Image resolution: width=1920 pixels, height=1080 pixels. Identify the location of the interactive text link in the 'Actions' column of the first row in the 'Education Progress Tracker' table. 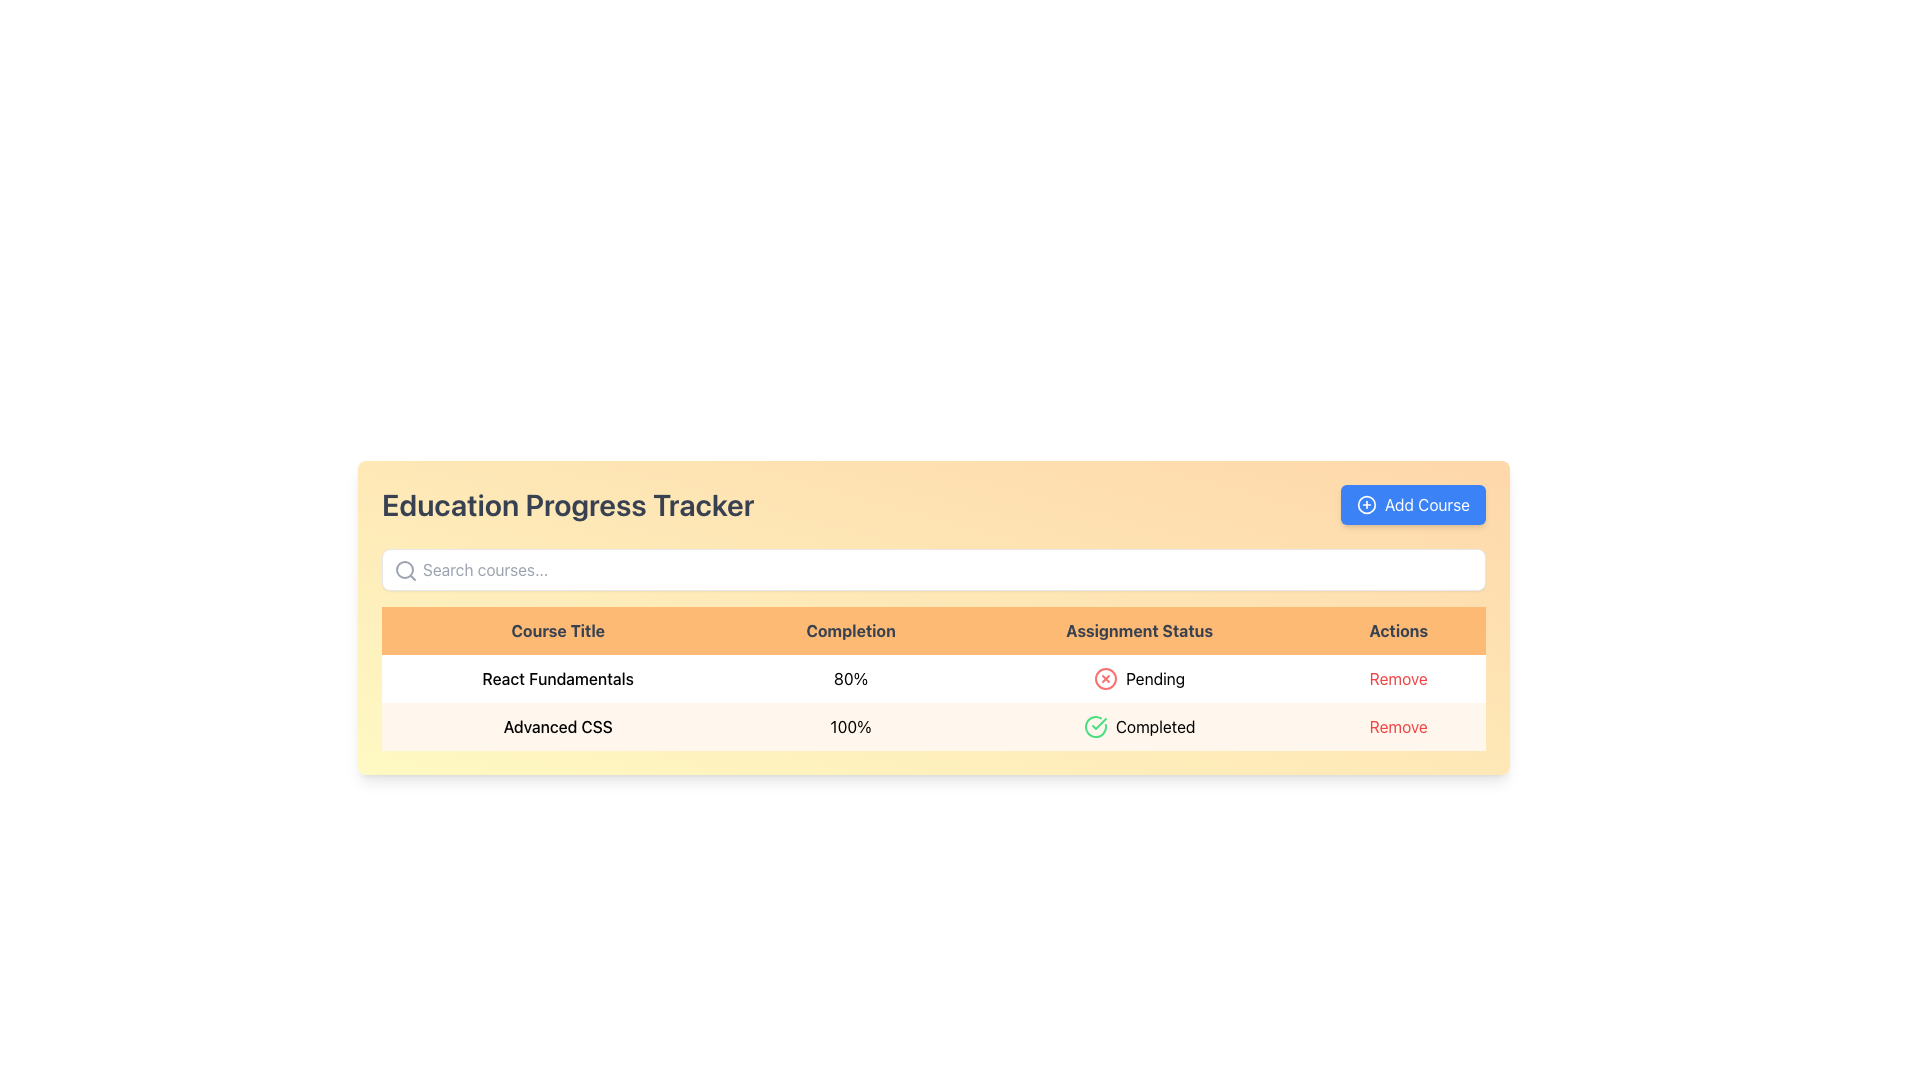
(1396, 677).